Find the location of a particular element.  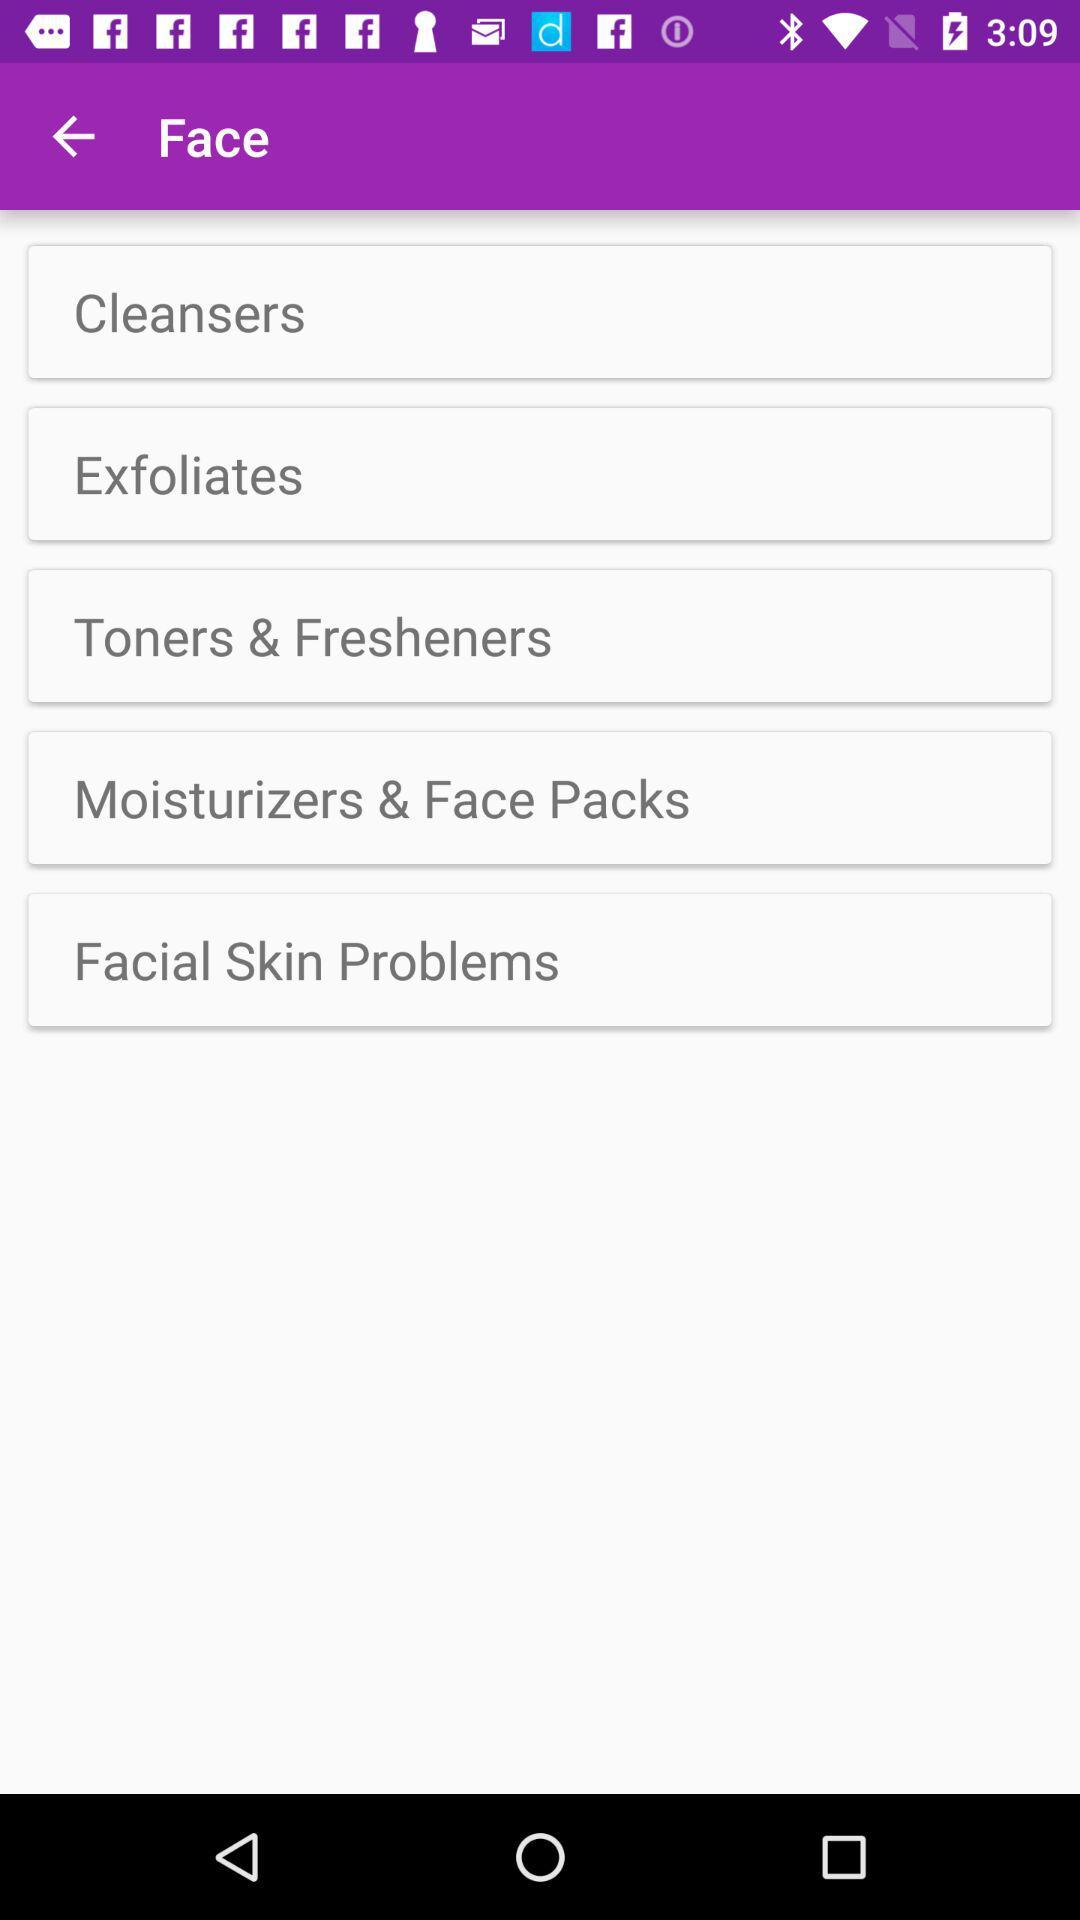

the app above toners & fresheners item is located at coordinates (540, 473).